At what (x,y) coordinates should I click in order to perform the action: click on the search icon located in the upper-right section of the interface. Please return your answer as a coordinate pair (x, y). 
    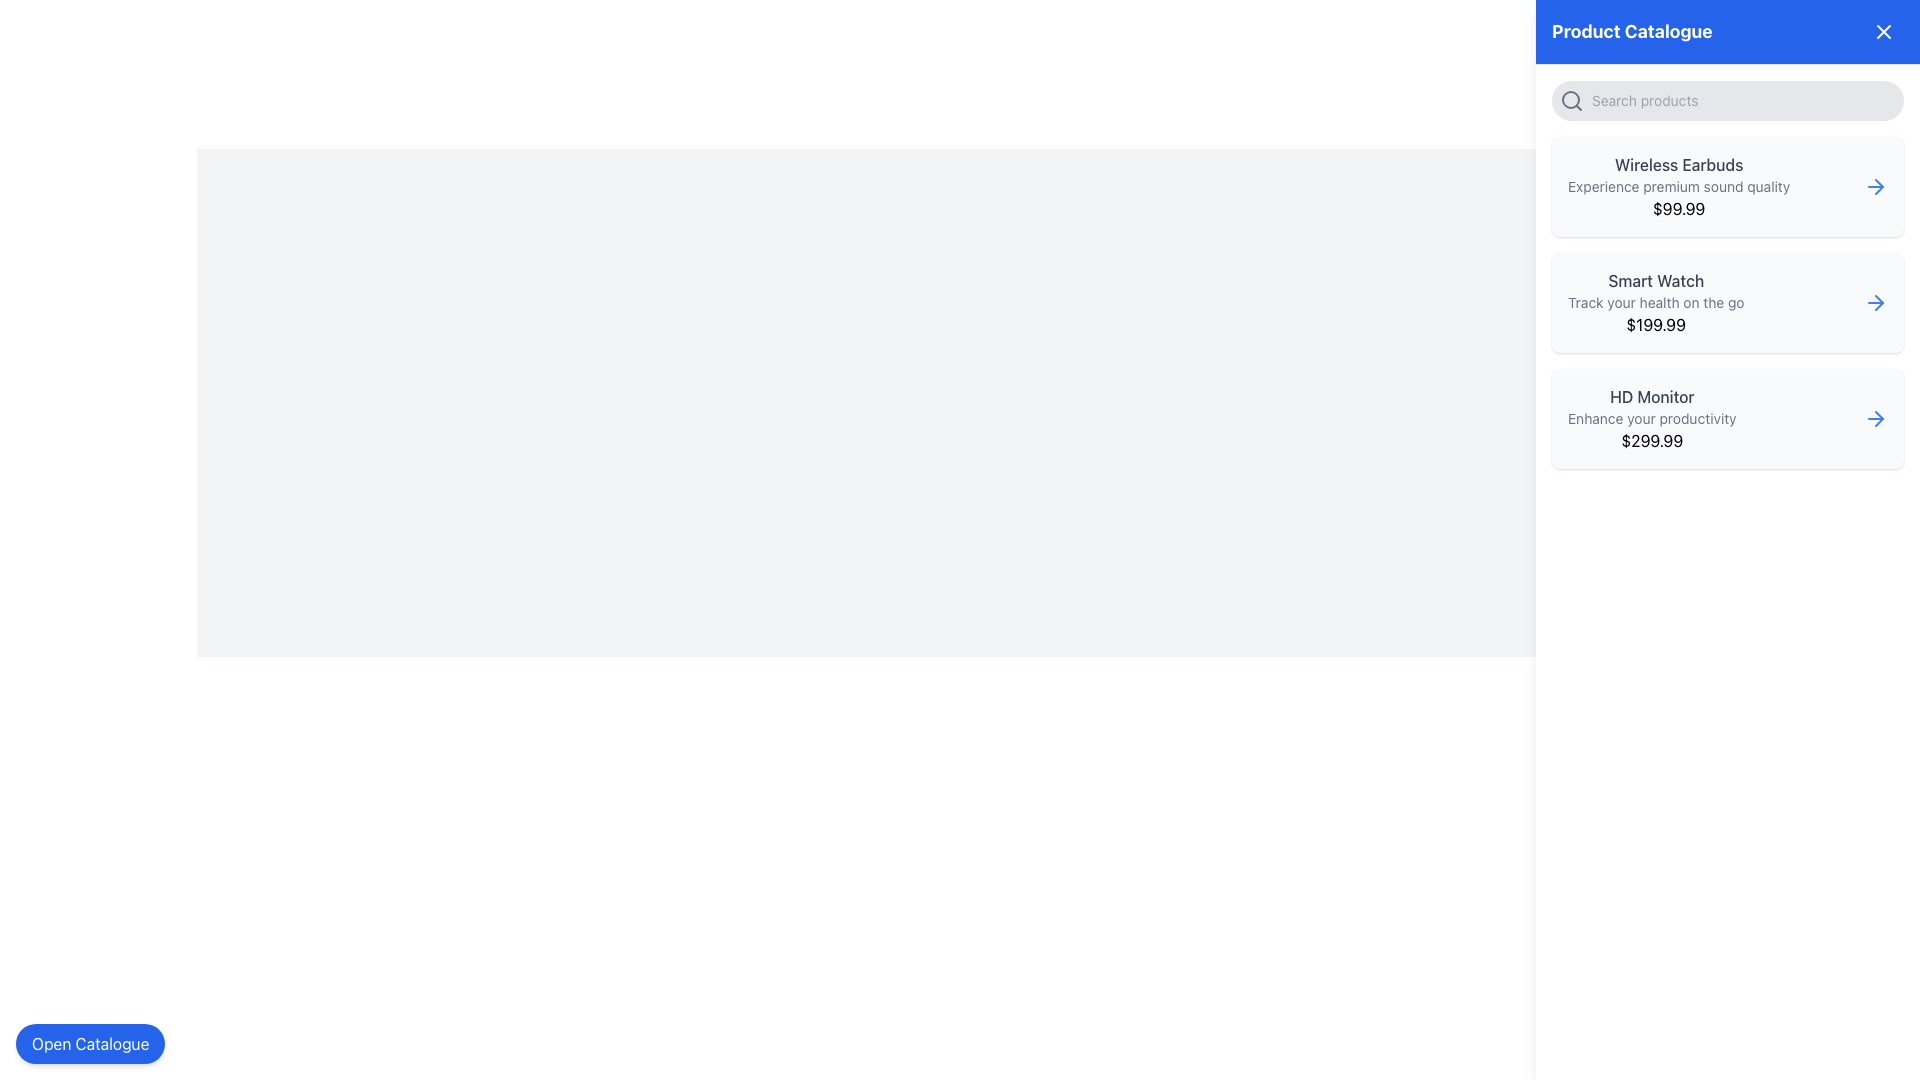
    Looking at the image, I should click on (1570, 100).